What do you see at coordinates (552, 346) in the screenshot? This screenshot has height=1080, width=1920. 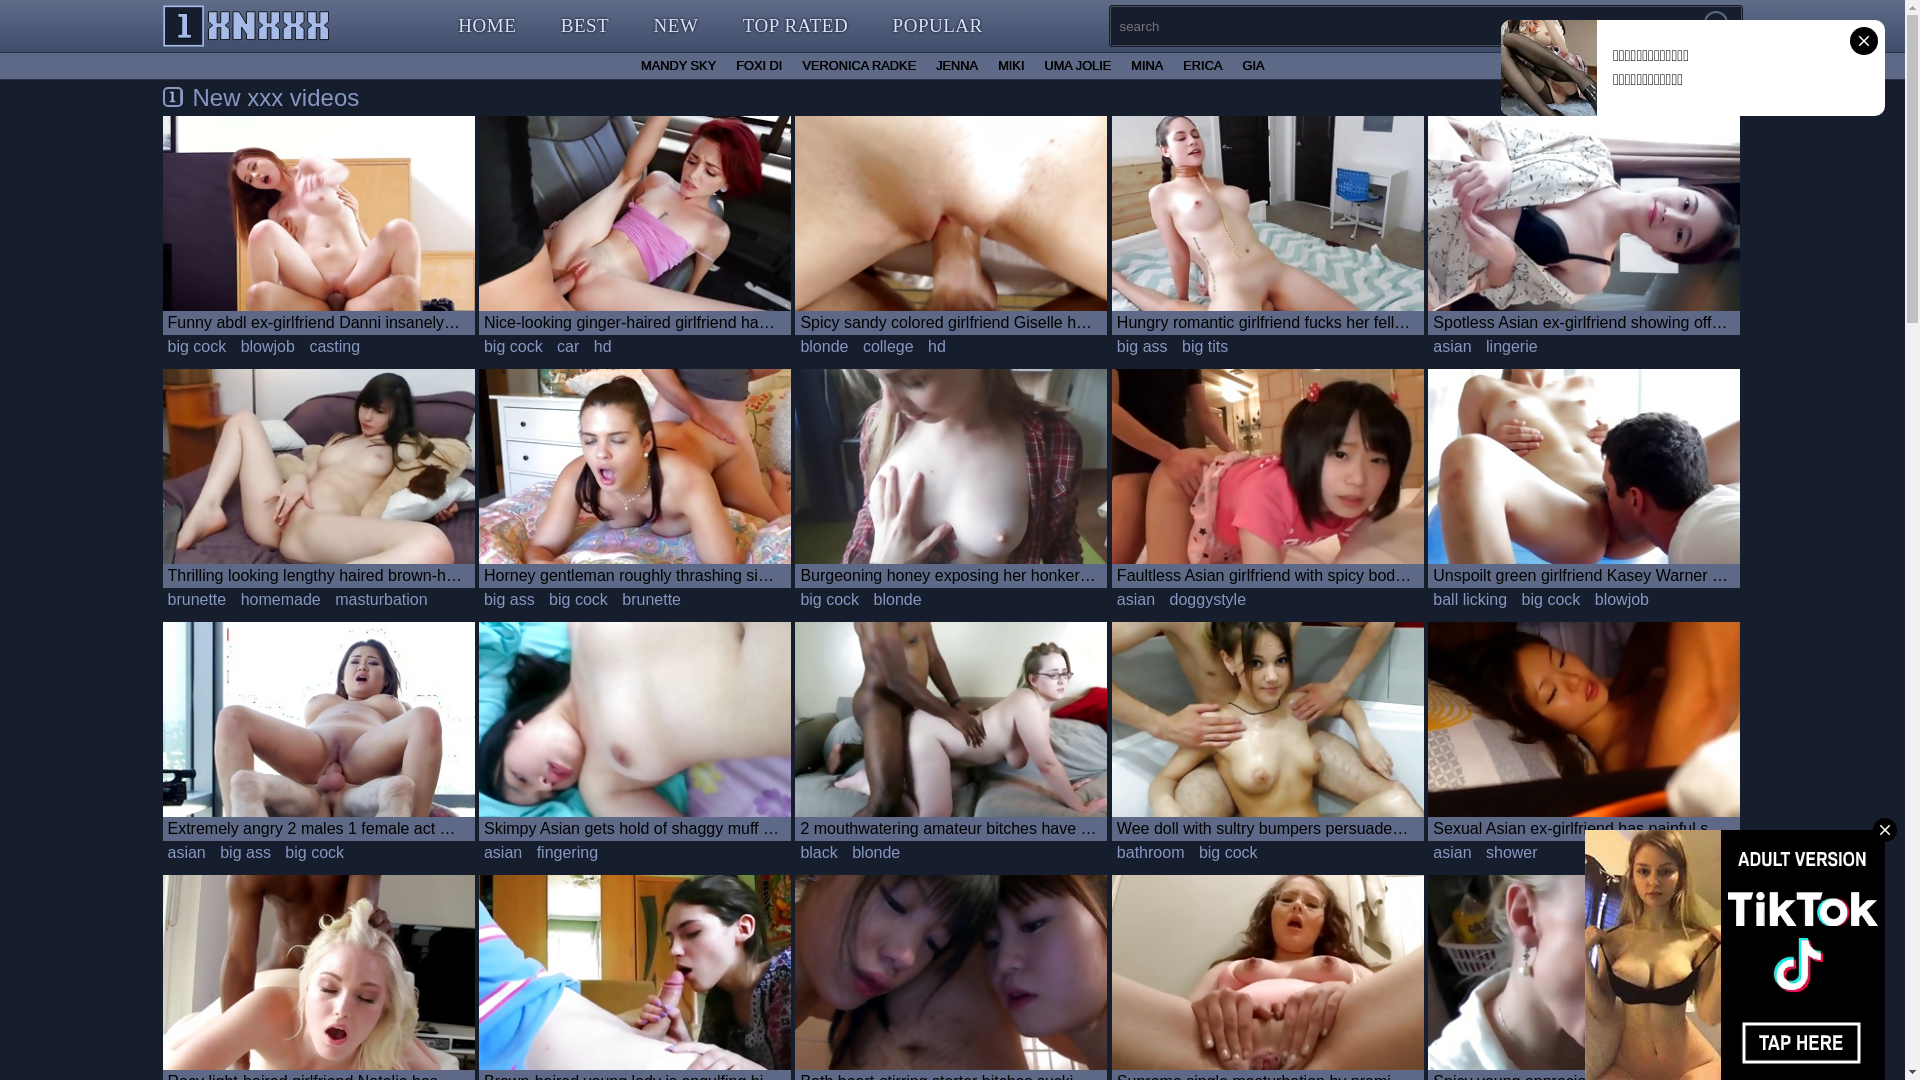 I see `'car'` at bounding box center [552, 346].